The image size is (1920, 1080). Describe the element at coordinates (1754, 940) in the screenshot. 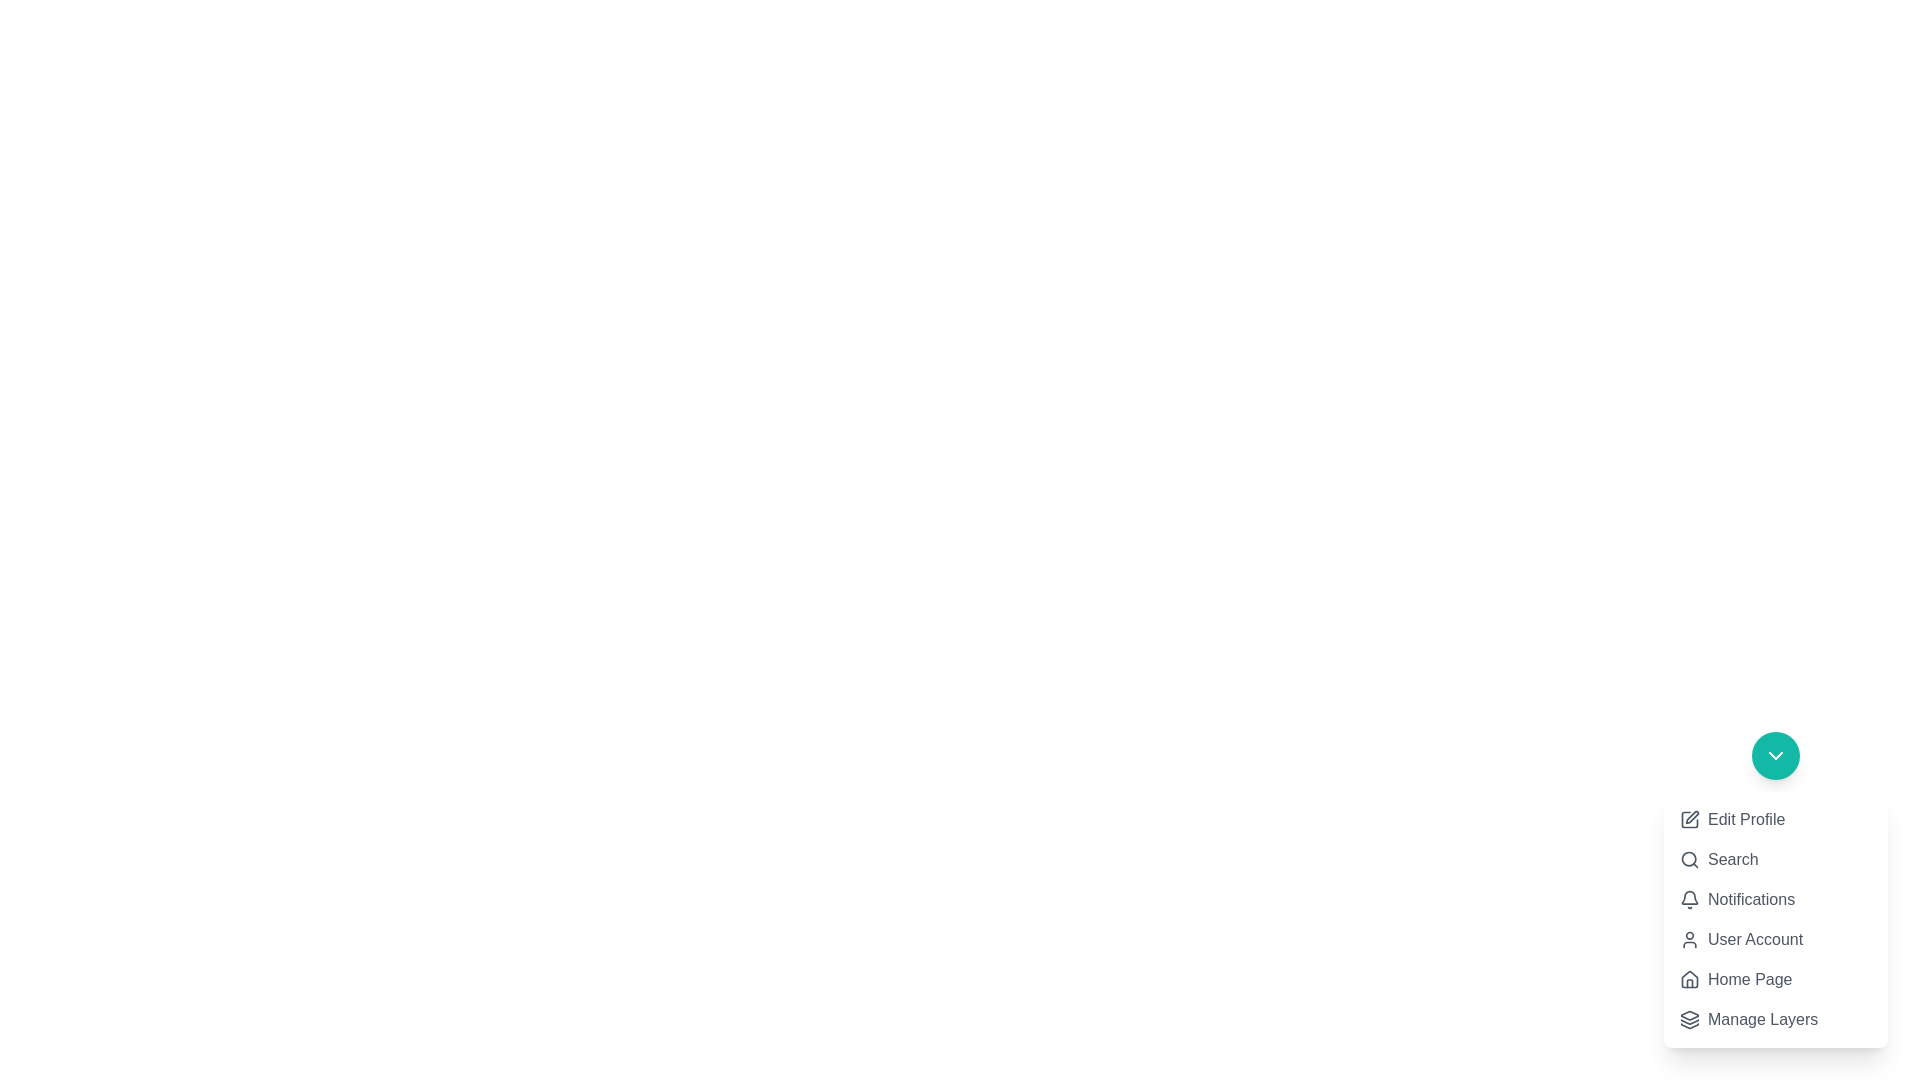

I see `the Text Label in the dropdown menu that links to the user's account settings, positioned between 'Notifications' and 'Home Page'` at that location.